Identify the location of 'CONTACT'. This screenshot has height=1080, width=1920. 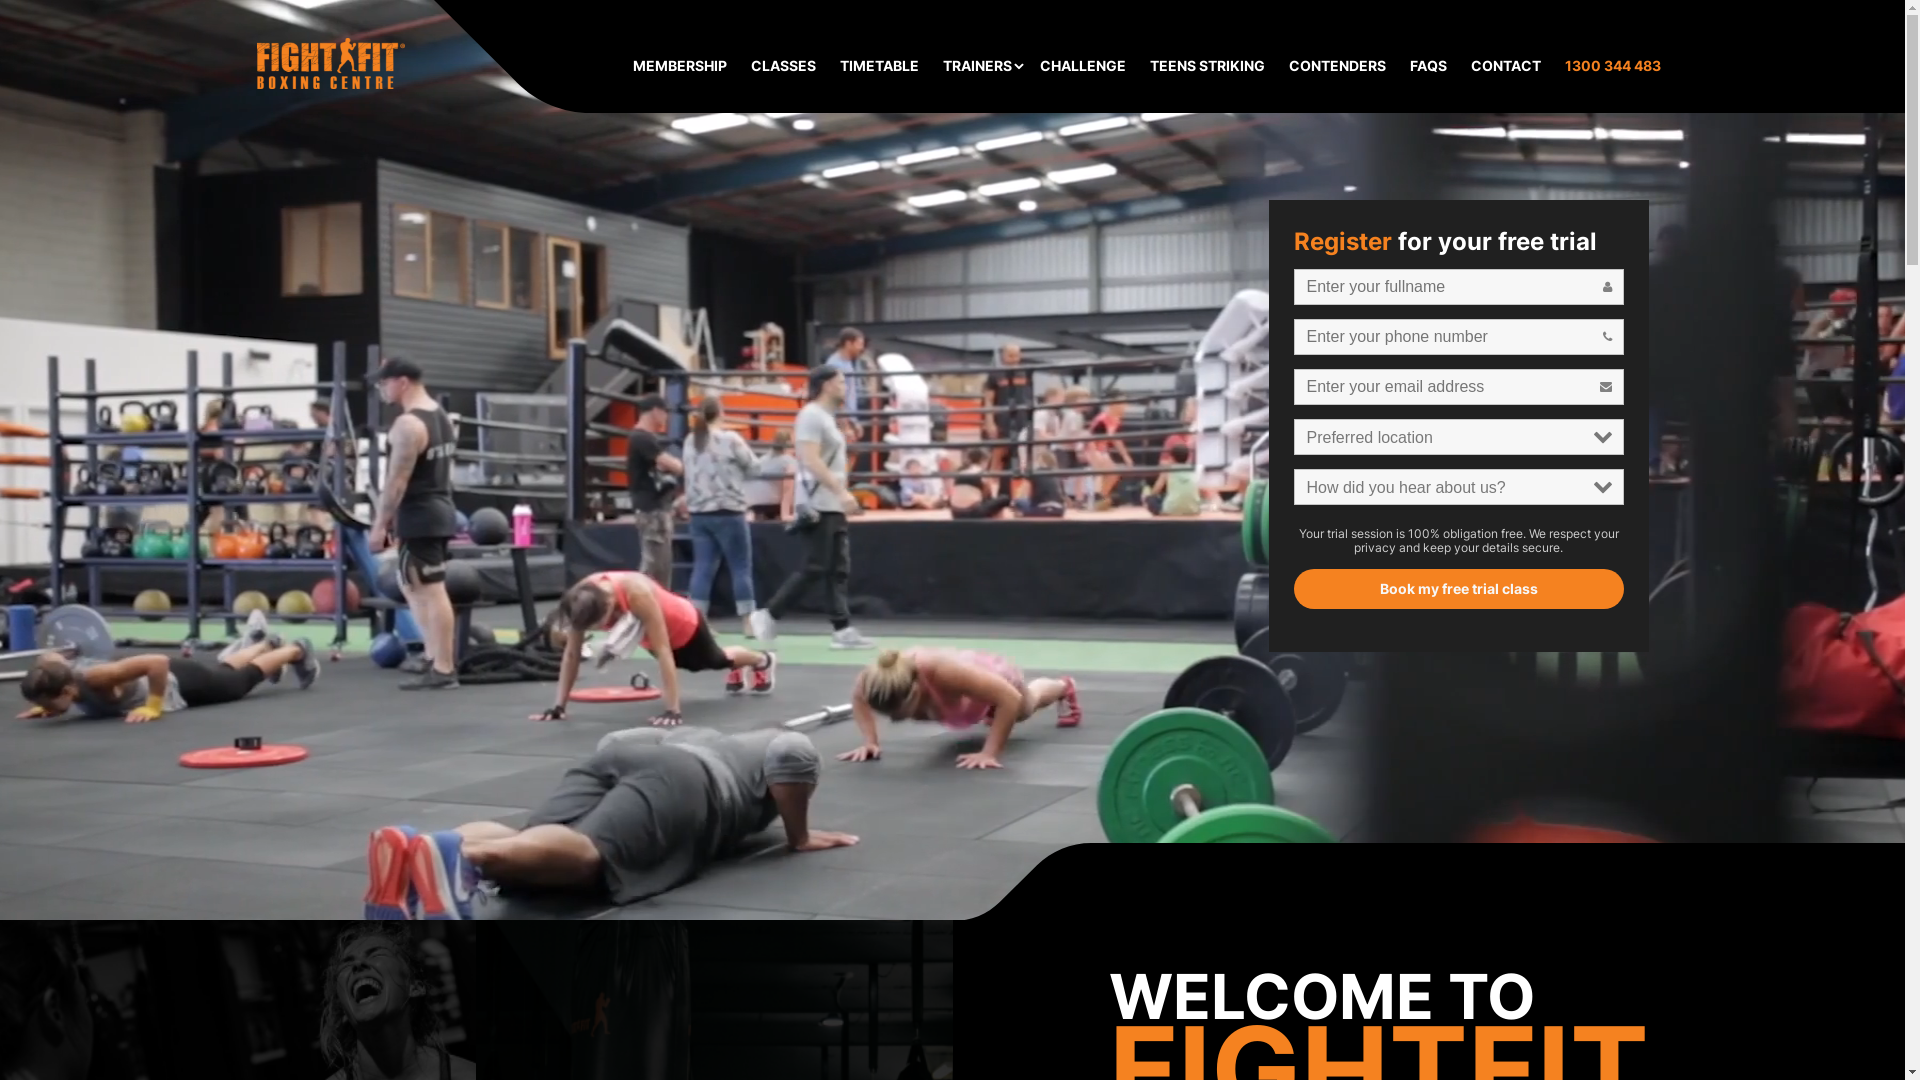
(1505, 64).